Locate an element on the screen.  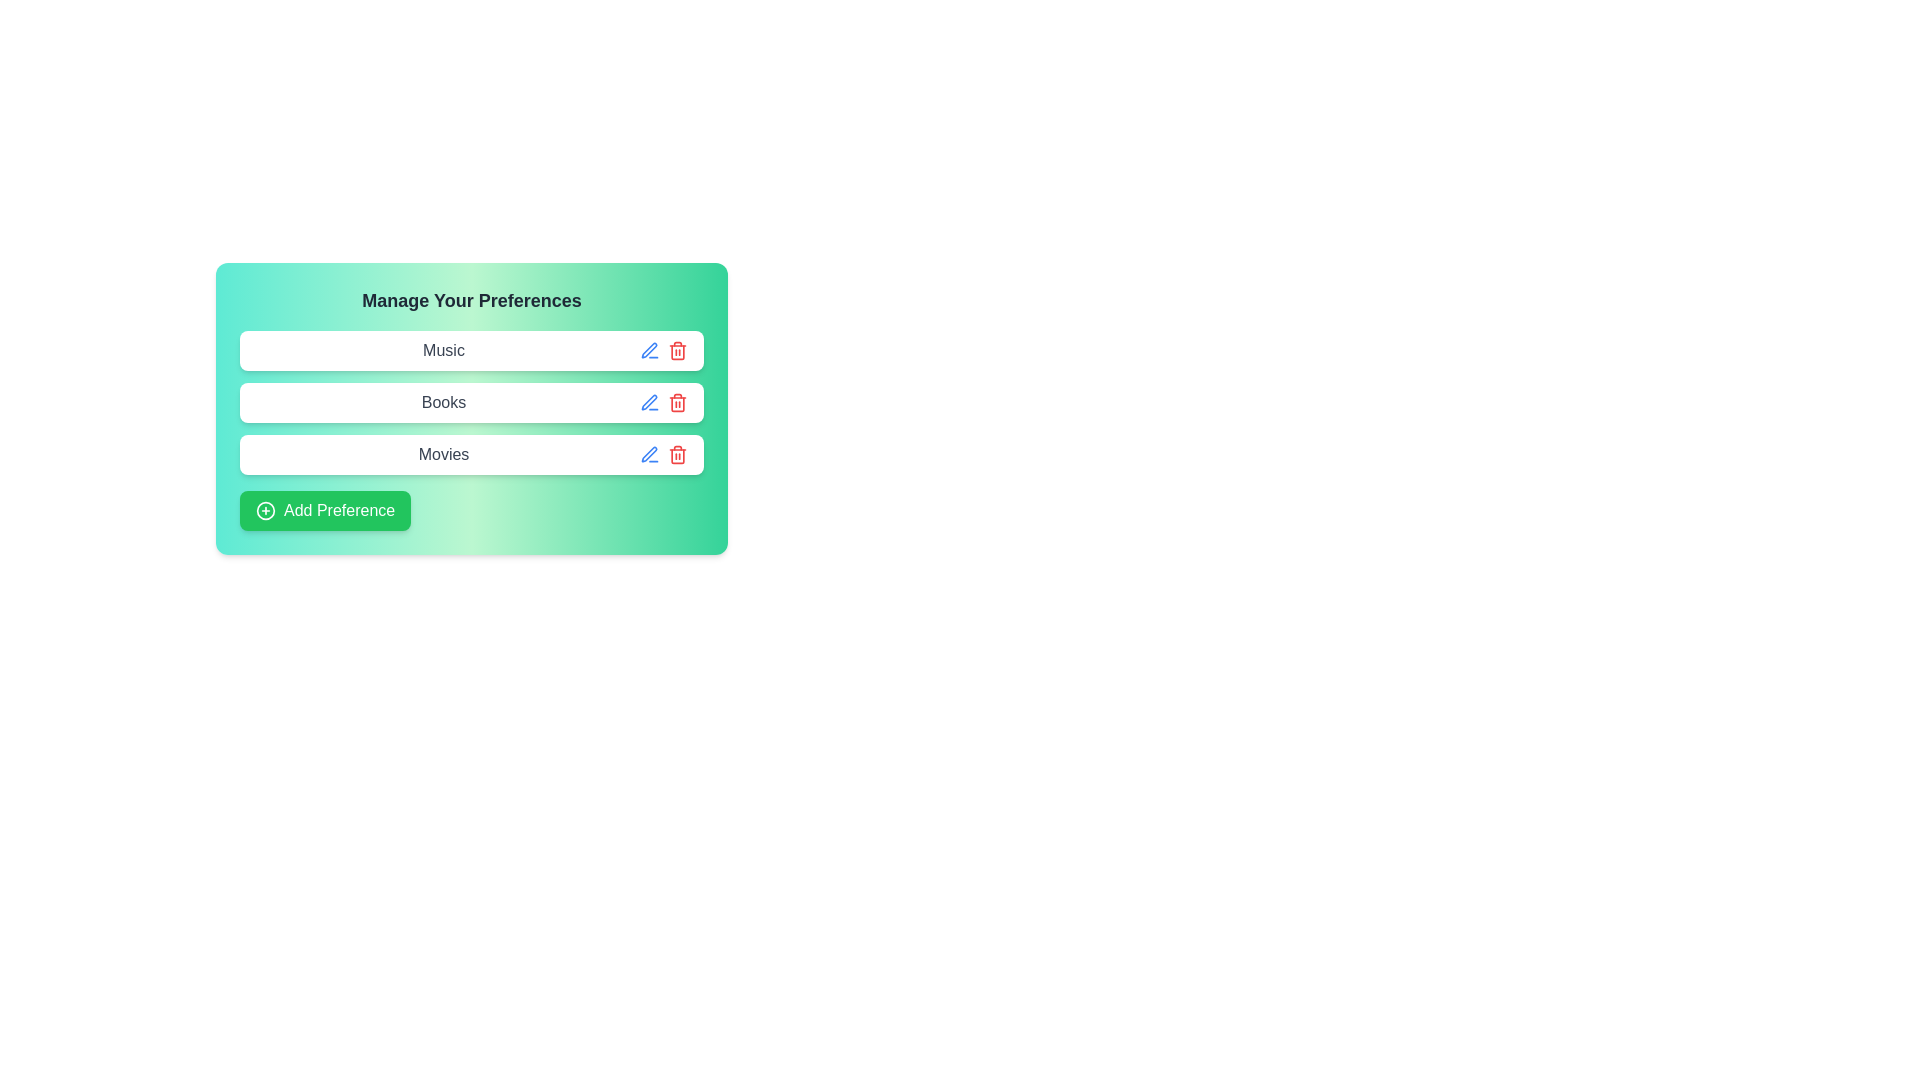
the edit button for the preference tag Movies to enable editing is located at coordinates (649, 455).